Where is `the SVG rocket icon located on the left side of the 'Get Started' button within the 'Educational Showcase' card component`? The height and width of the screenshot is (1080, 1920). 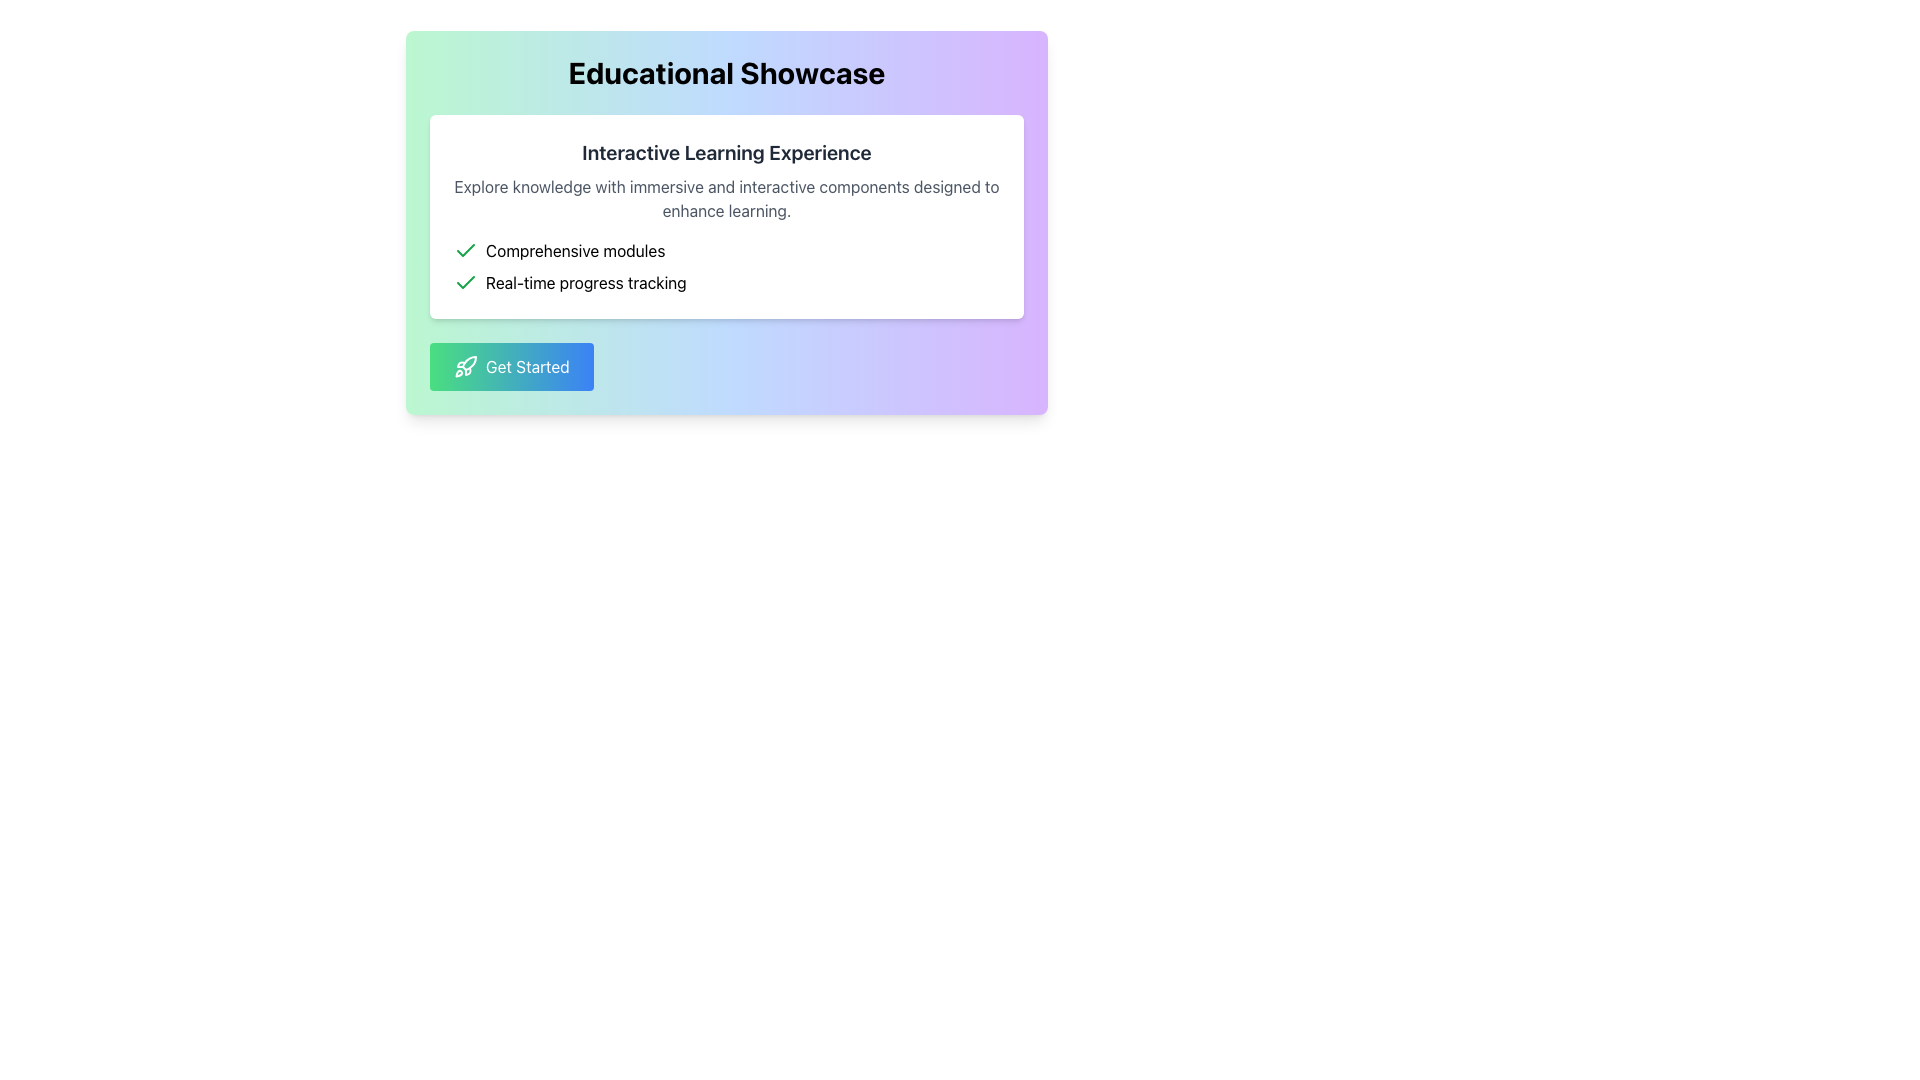 the SVG rocket icon located on the left side of the 'Get Started' button within the 'Educational Showcase' card component is located at coordinates (464, 366).